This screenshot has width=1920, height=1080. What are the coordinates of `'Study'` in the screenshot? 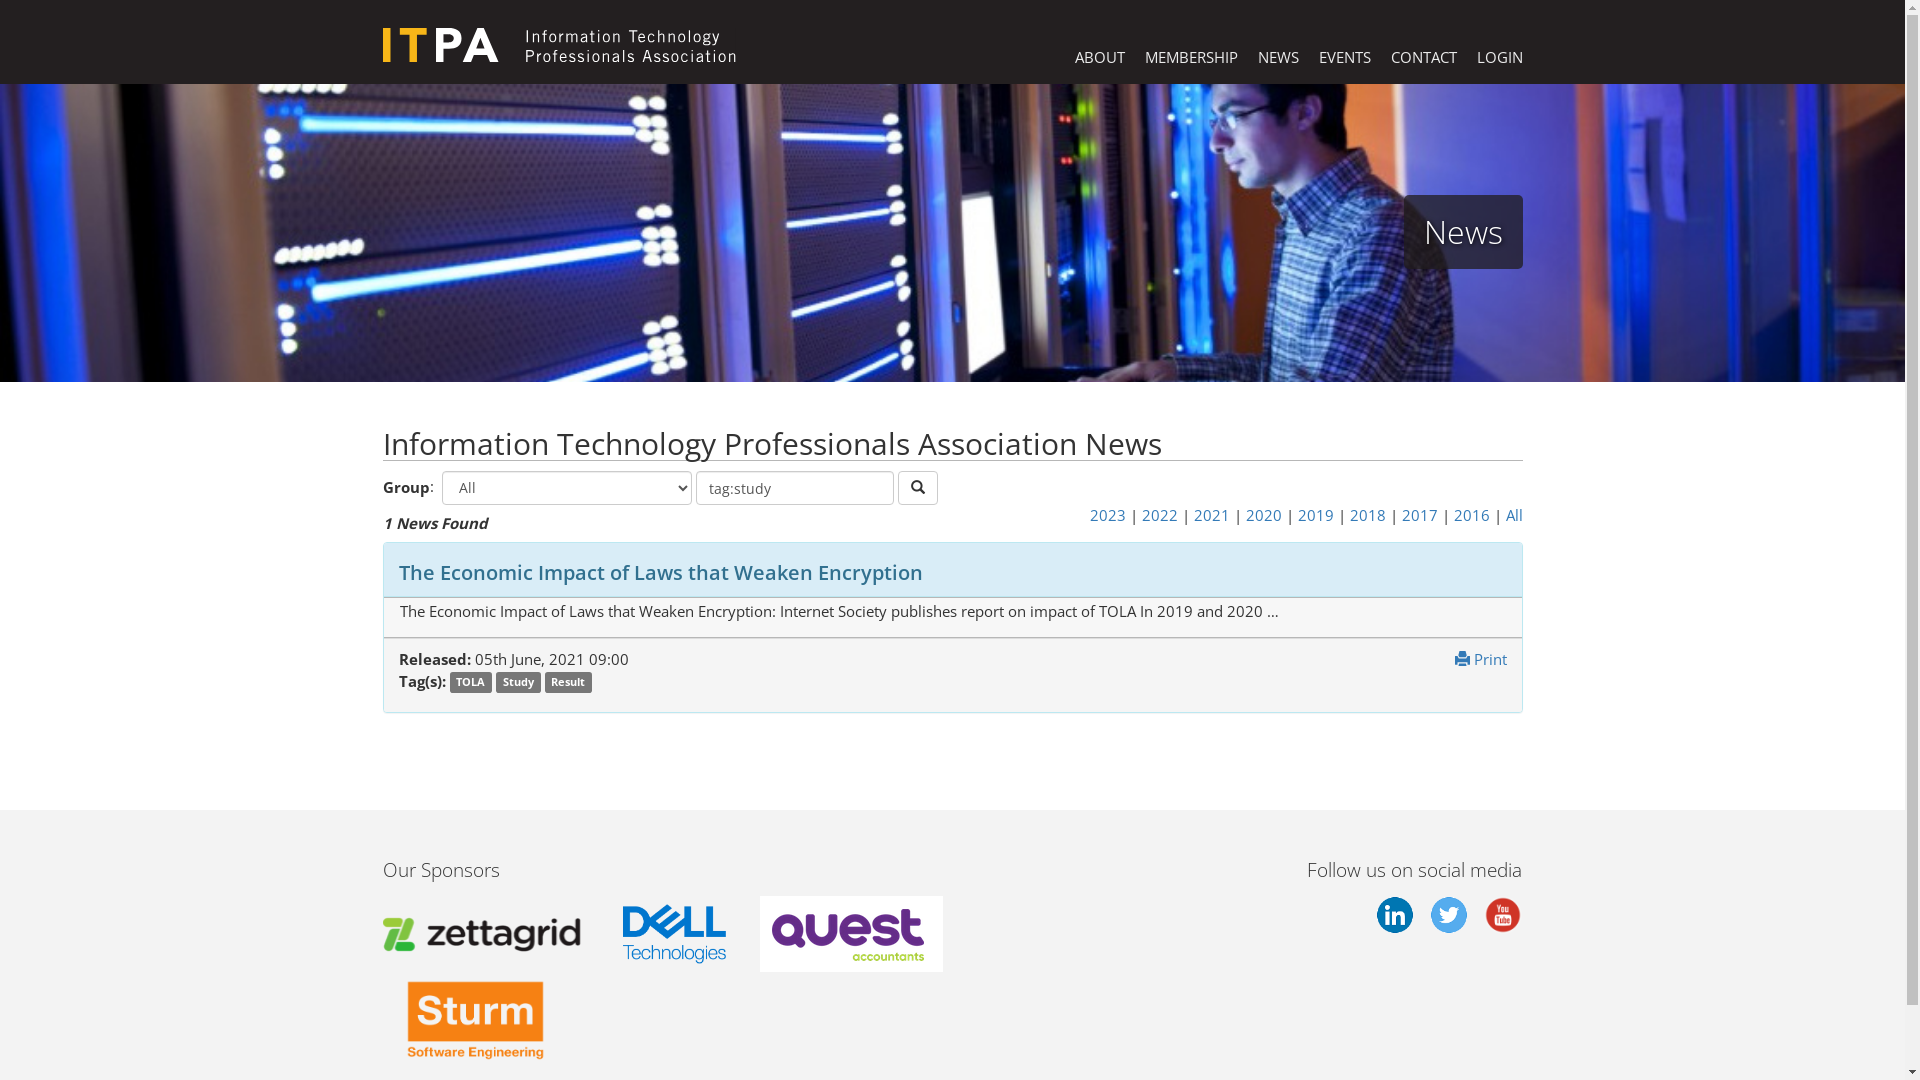 It's located at (518, 681).